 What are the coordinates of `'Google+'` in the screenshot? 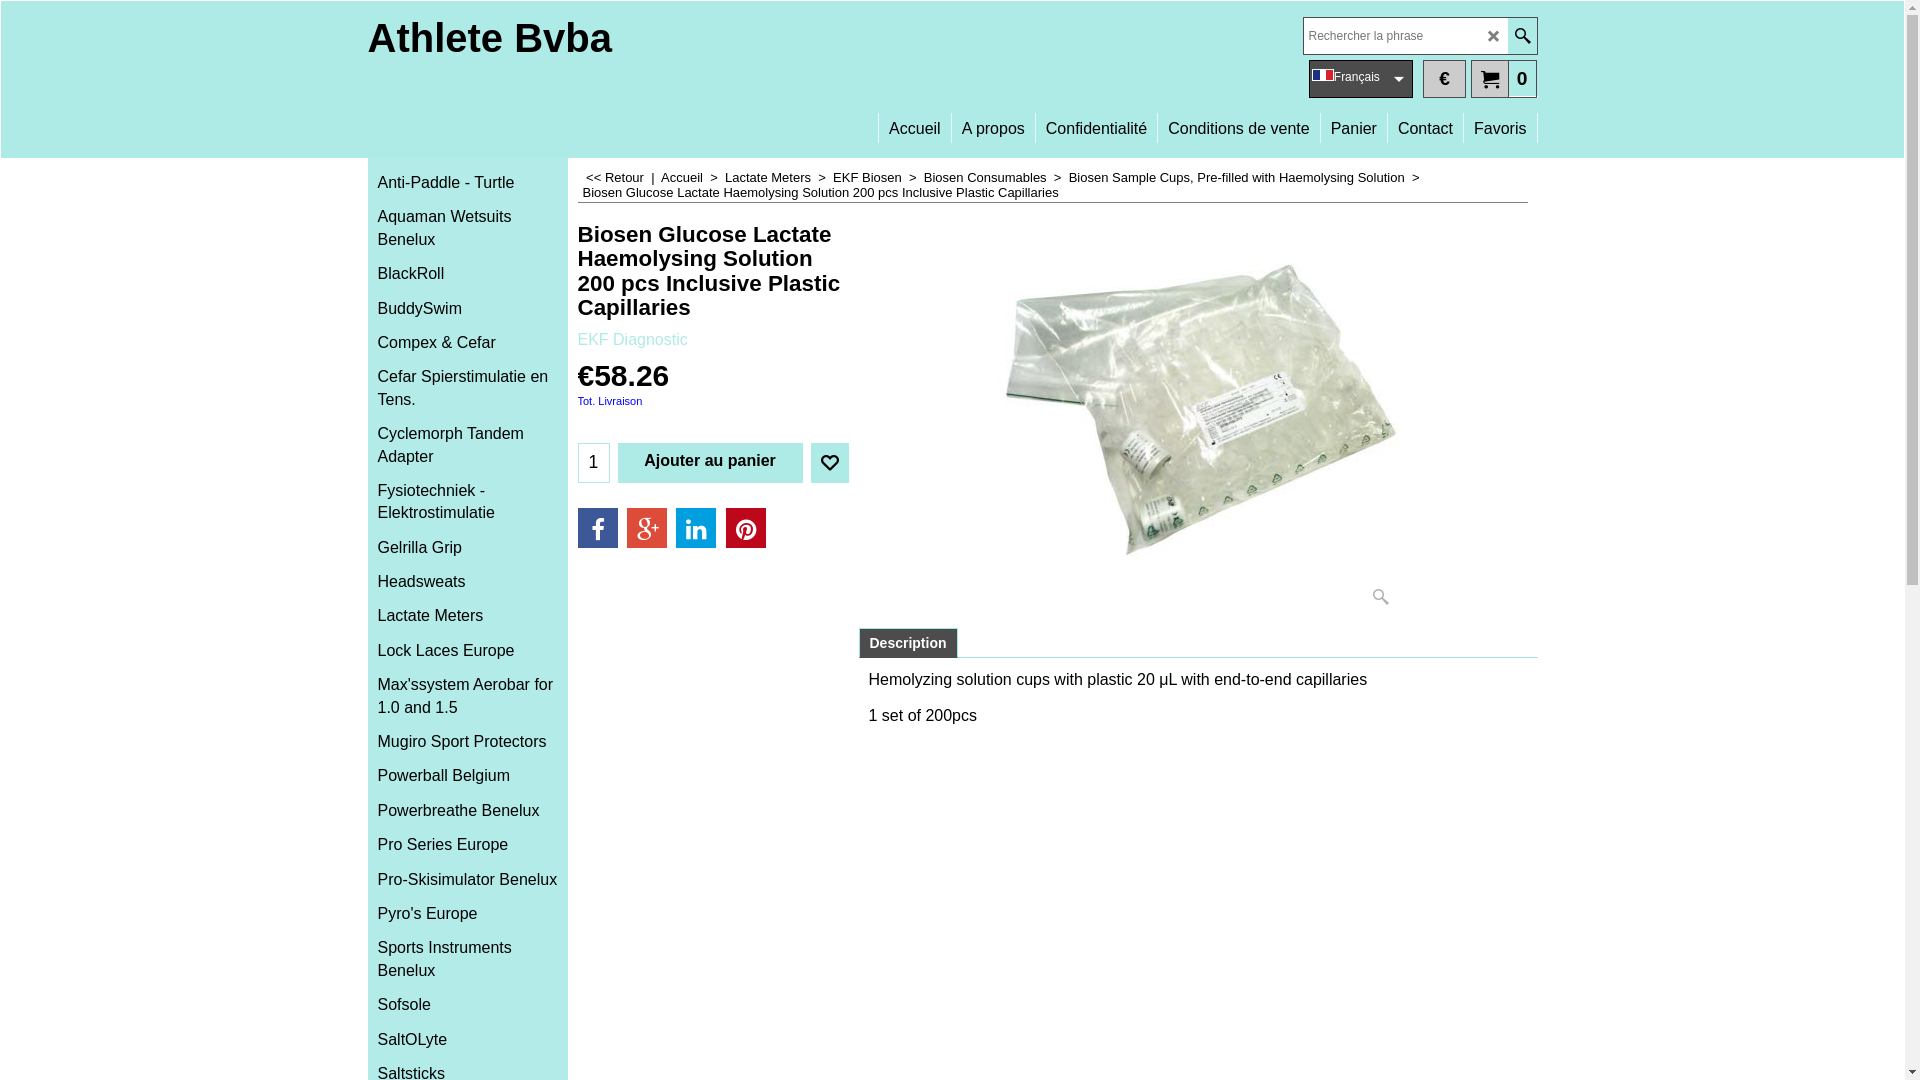 It's located at (647, 527).